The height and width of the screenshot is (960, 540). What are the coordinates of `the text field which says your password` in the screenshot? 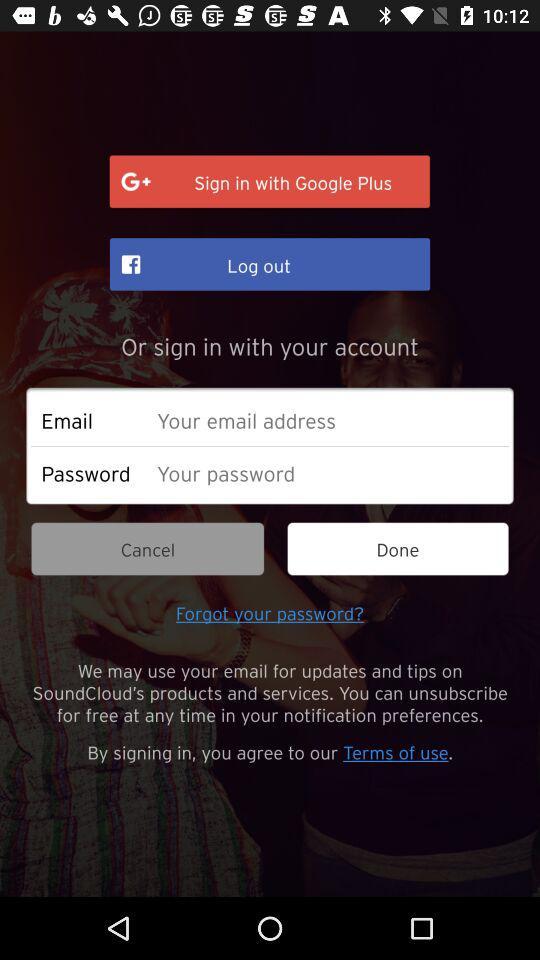 It's located at (327, 472).